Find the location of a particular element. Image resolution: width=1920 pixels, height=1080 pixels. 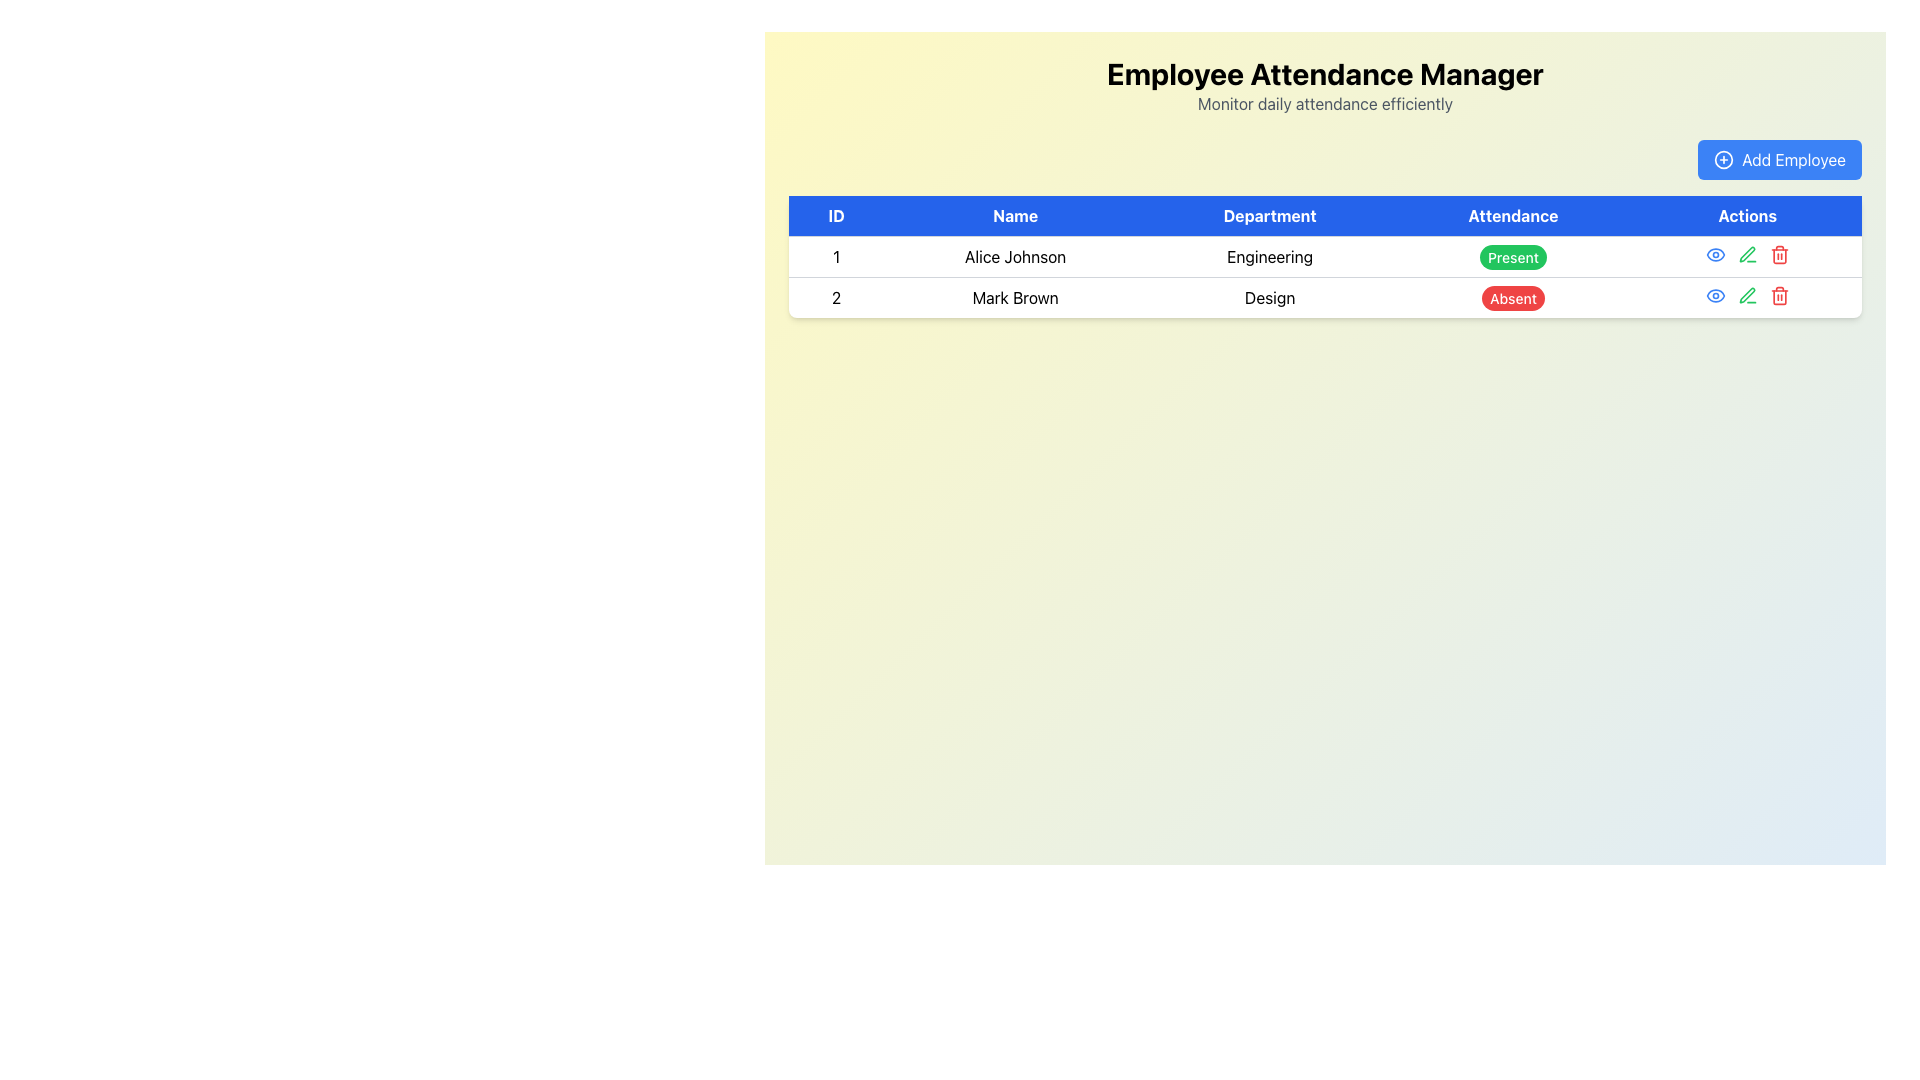

the Status Badge labeled 'Absent' in the Attendance column of the second row of the table, which has a vibrant red background and white text is located at coordinates (1513, 297).